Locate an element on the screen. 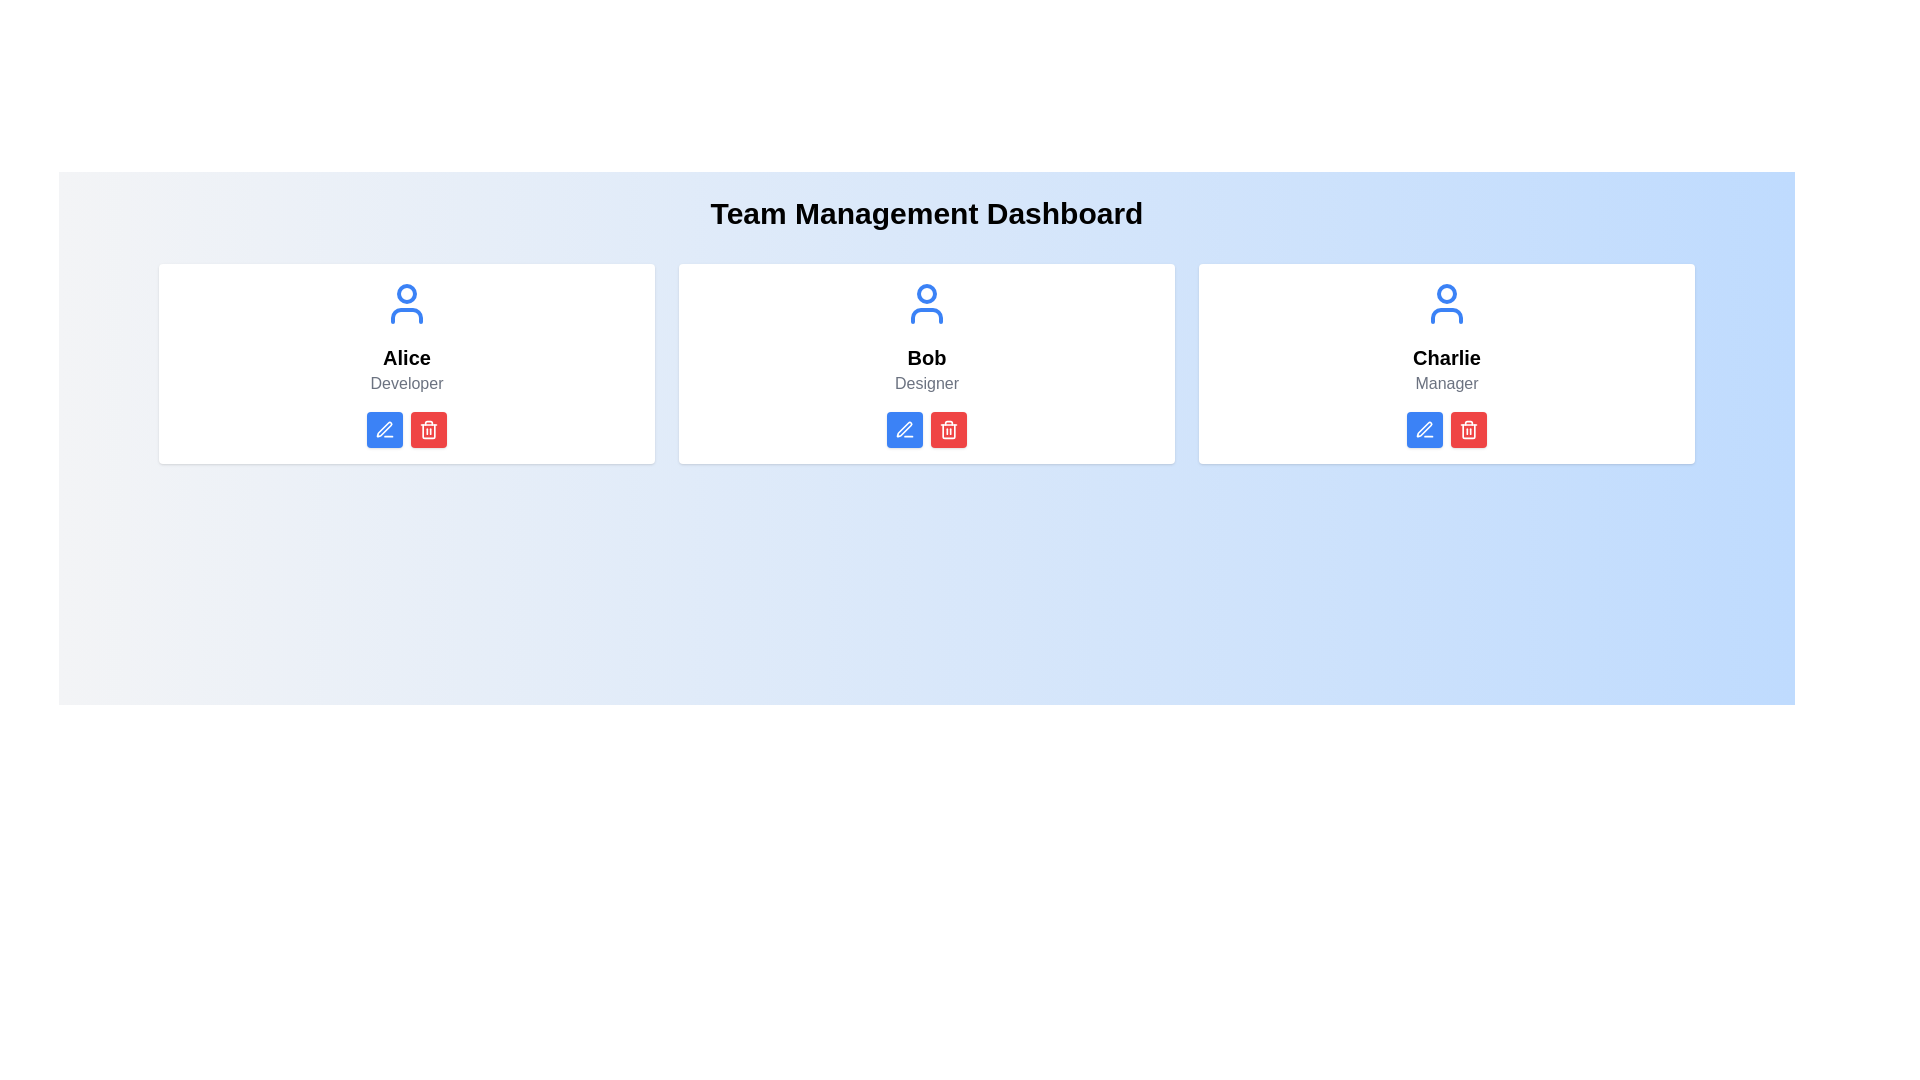 This screenshot has height=1080, width=1920. the first profile card in the grid layout that displays user details like name and occupation is located at coordinates (406, 363).